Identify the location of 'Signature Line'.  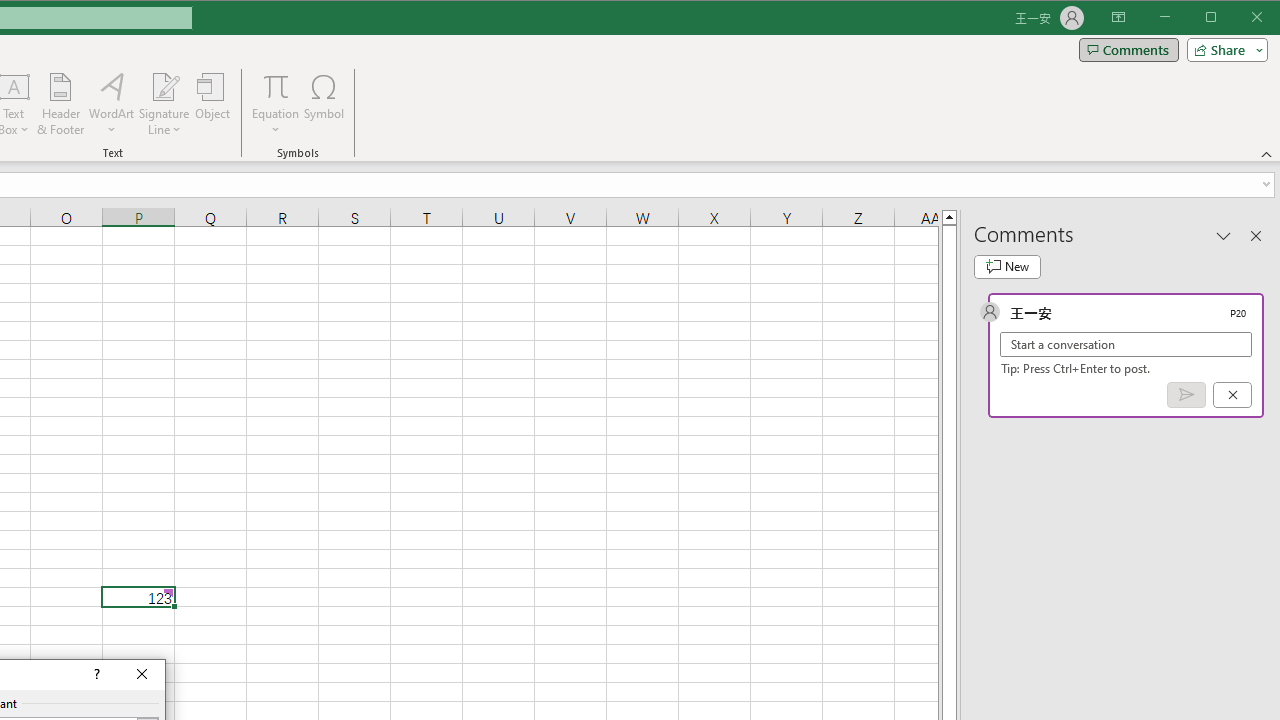
(164, 85).